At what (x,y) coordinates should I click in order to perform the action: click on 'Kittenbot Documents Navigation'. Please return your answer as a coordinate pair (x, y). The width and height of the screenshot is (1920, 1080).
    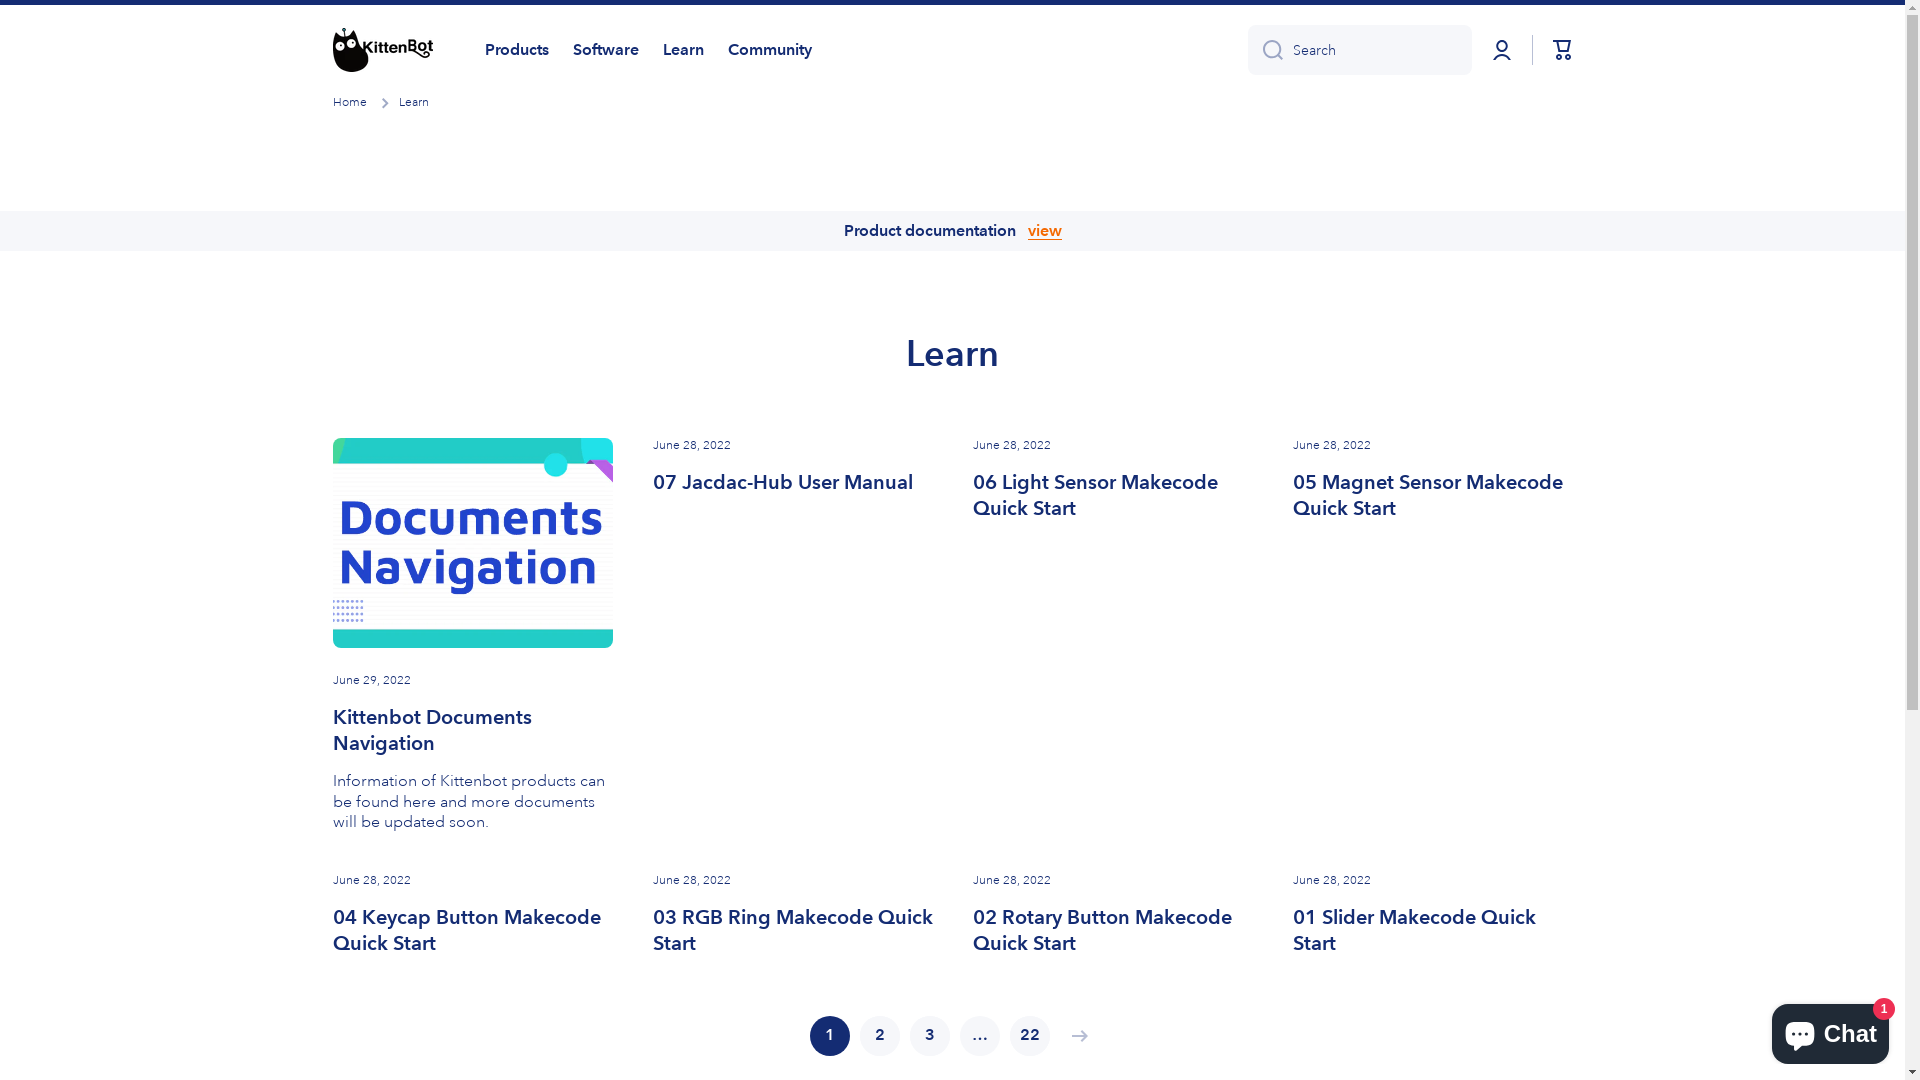
    Looking at the image, I should click on (470, 729).